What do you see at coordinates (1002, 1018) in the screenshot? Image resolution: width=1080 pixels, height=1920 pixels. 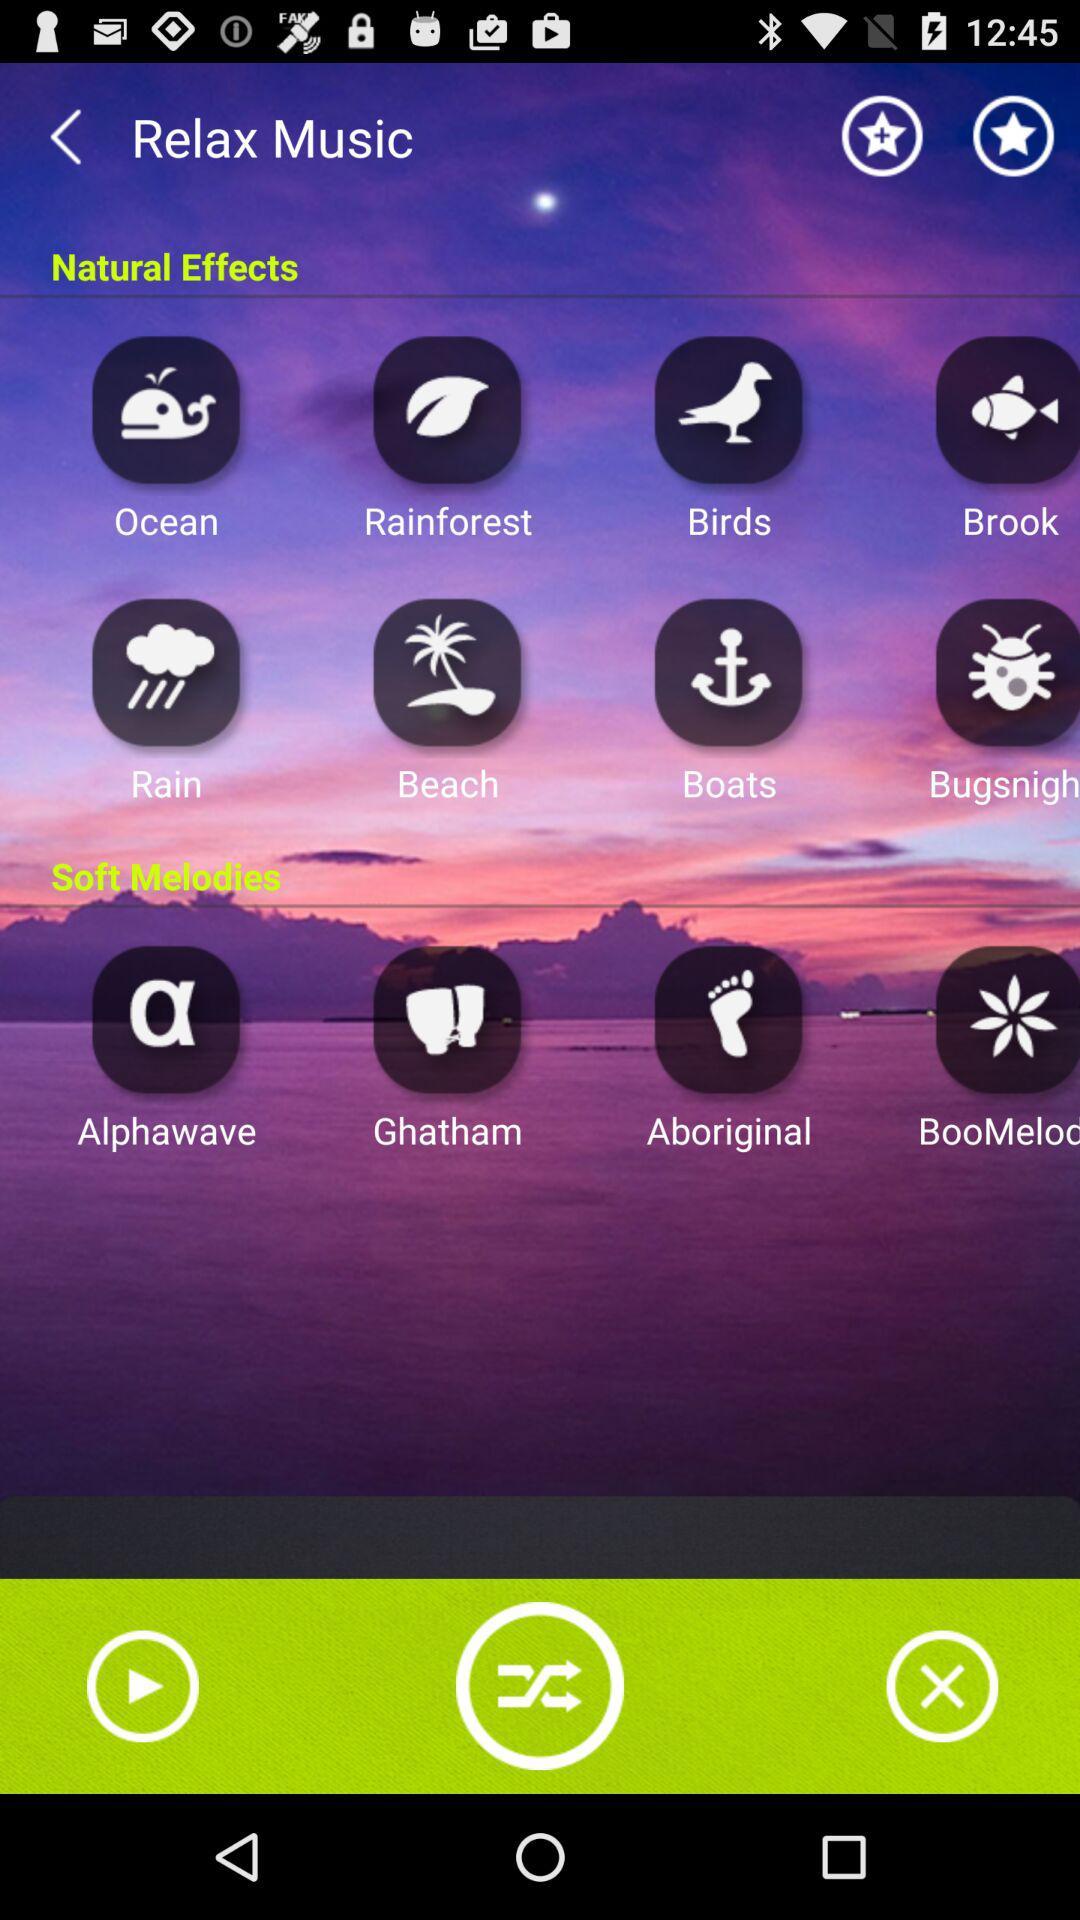 I see `boomeloo music` at bounding box center [1002, 1018].